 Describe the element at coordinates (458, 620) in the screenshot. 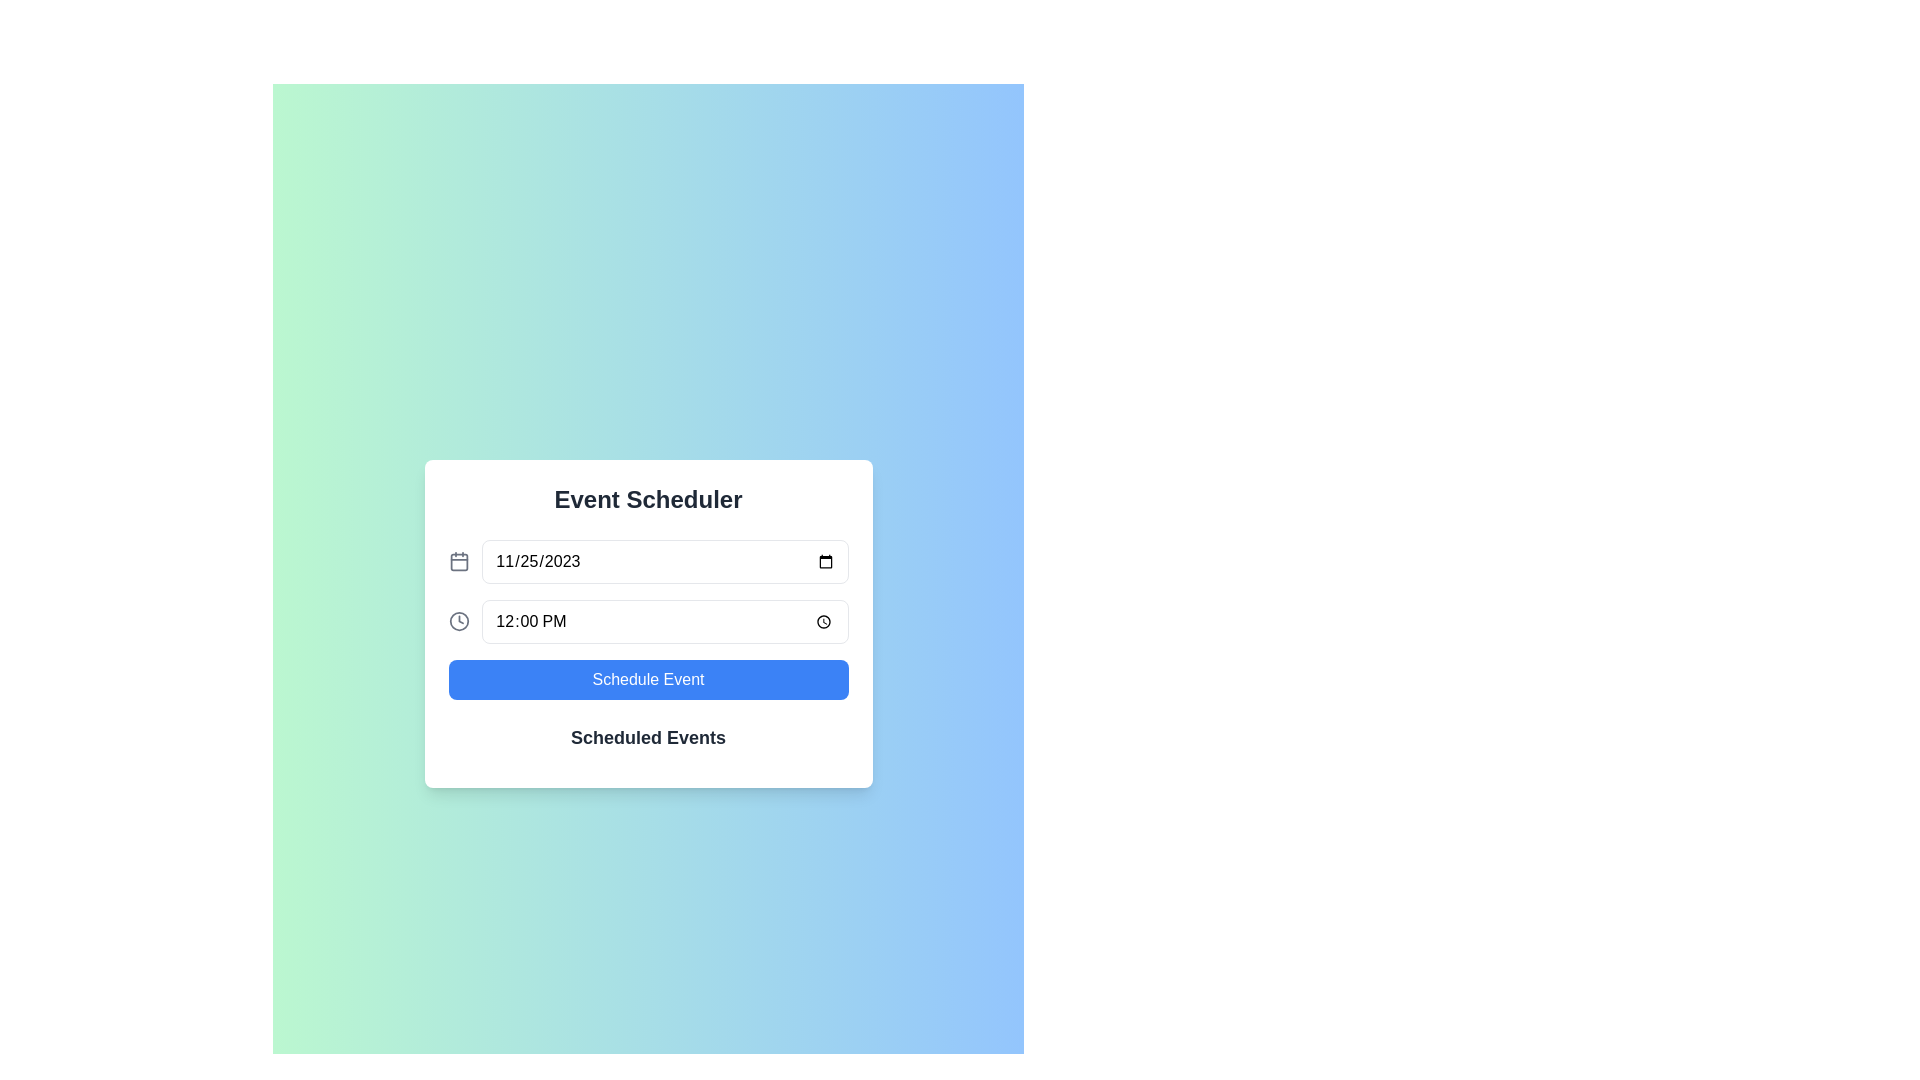

I see `the SVG circle element that represents the analog clock face in the event scheduler interface, which is part of the clock icon next to the time input field` at that location.